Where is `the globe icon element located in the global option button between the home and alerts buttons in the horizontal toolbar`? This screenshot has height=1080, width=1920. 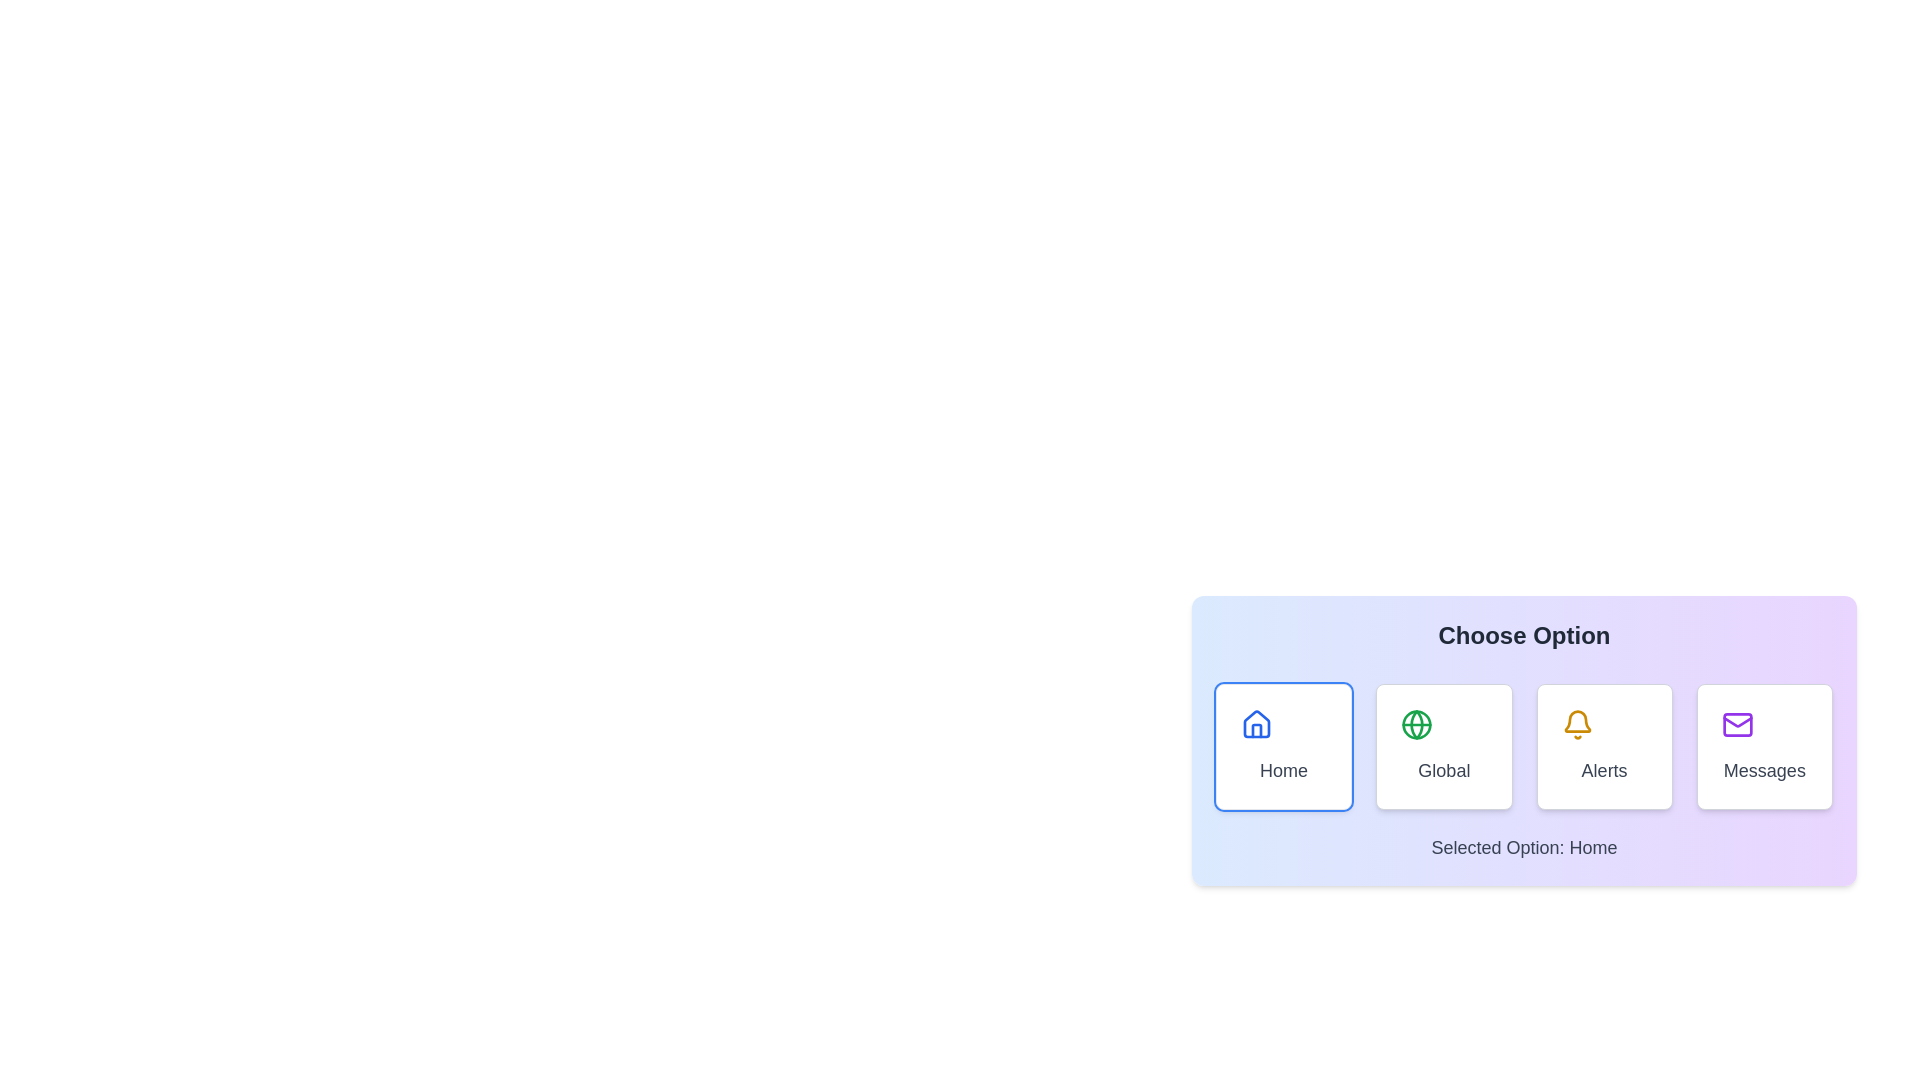
the globe icon element located in the global option button between the home and alerts buttons in the horizontal toolbar is located at coordinates (1416, 725).